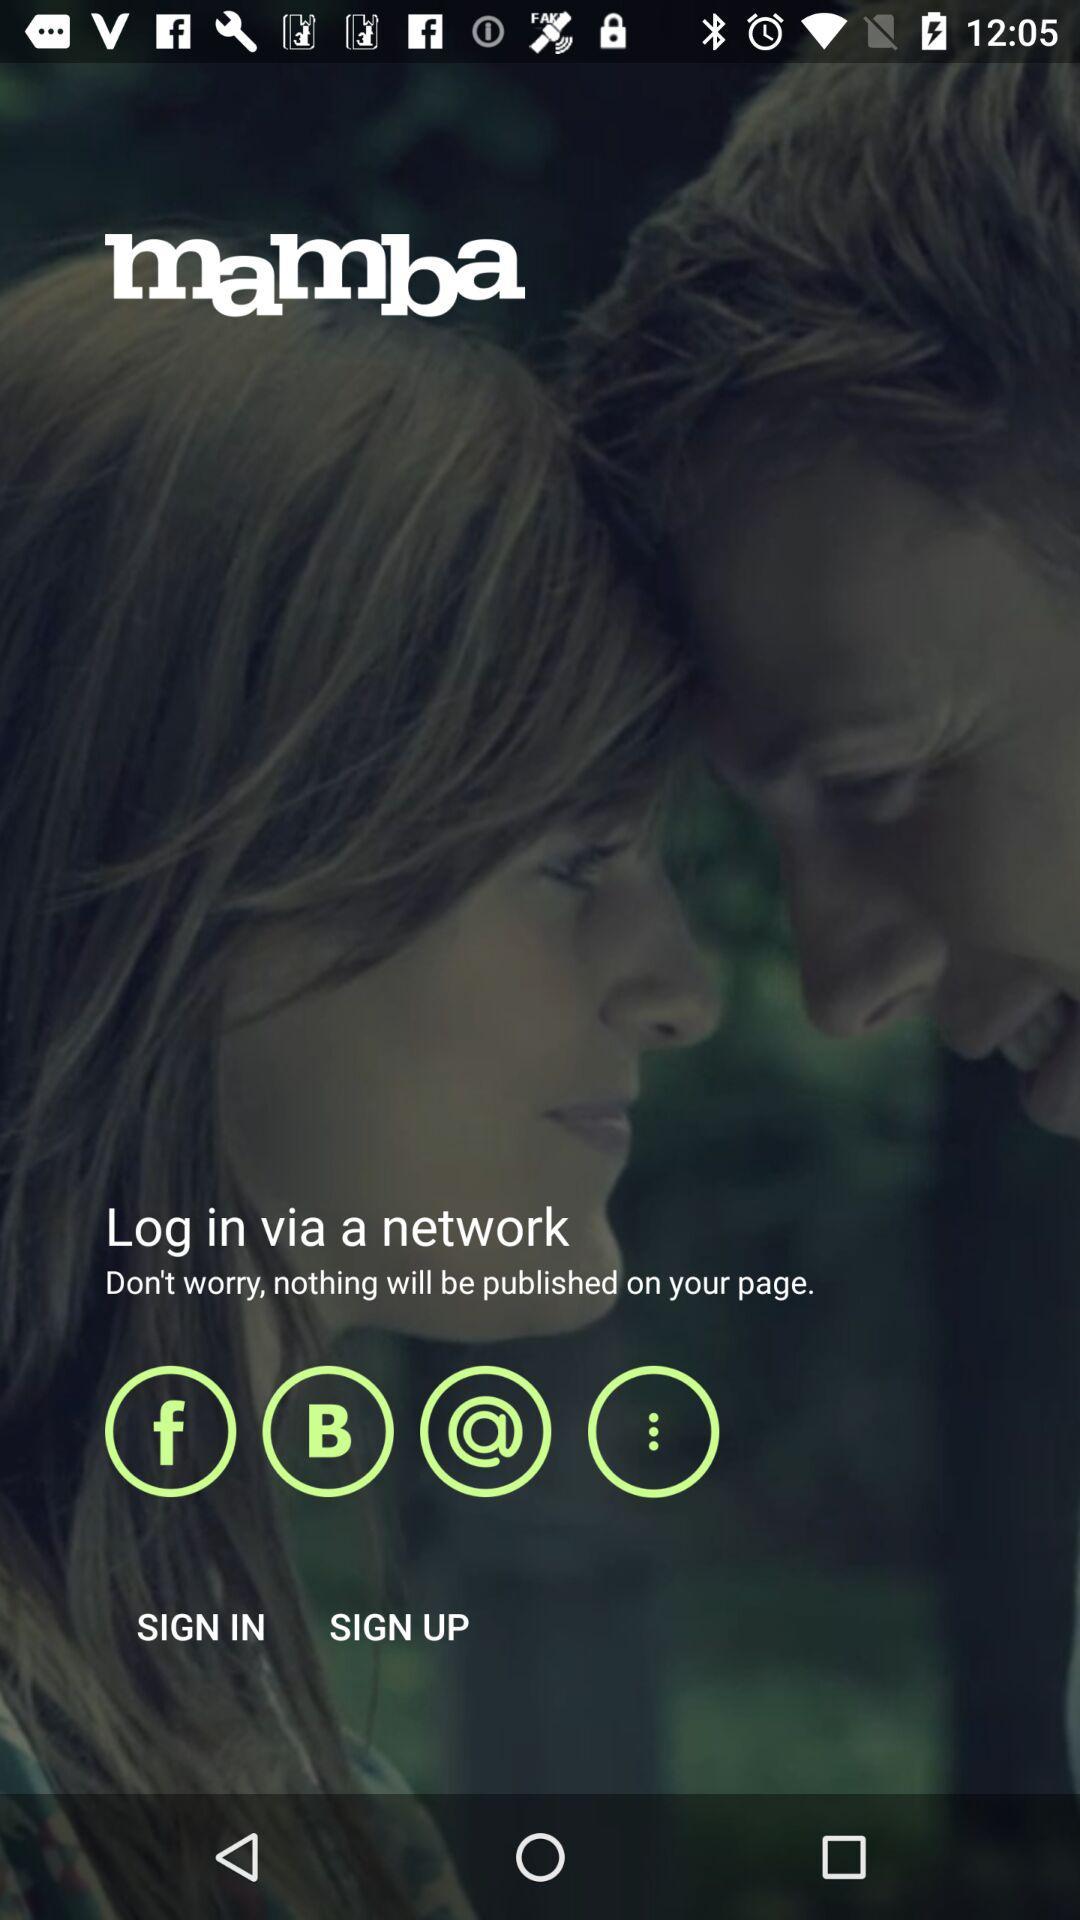  What do you see at coordinates (653, 1431) in the screenshot?
I see `other sharing options` at bounding box center [653, 1431].